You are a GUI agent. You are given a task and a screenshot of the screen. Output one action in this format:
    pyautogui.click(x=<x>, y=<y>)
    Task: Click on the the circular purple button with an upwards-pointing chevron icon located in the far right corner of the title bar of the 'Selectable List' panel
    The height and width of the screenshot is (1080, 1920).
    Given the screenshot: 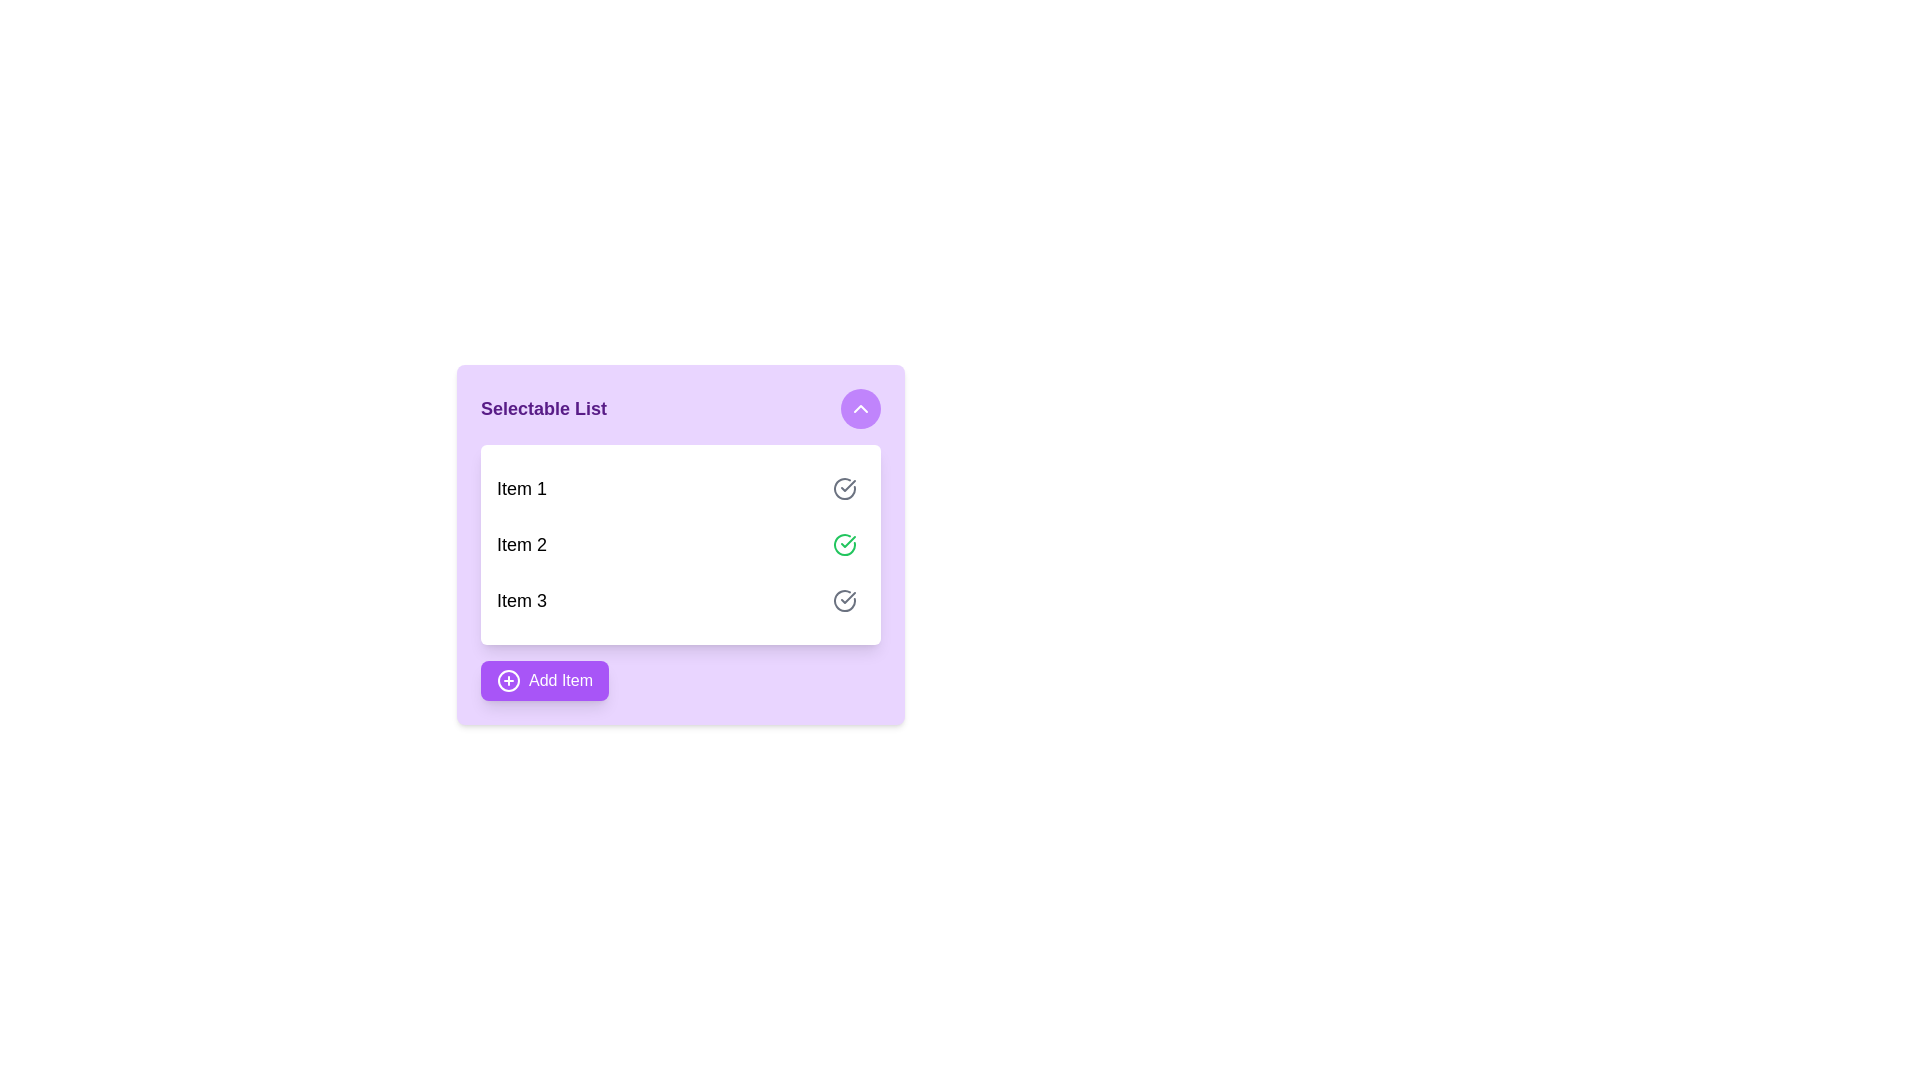 What is the action you would take?
    pyautogui.click(x=860, y=407)
    